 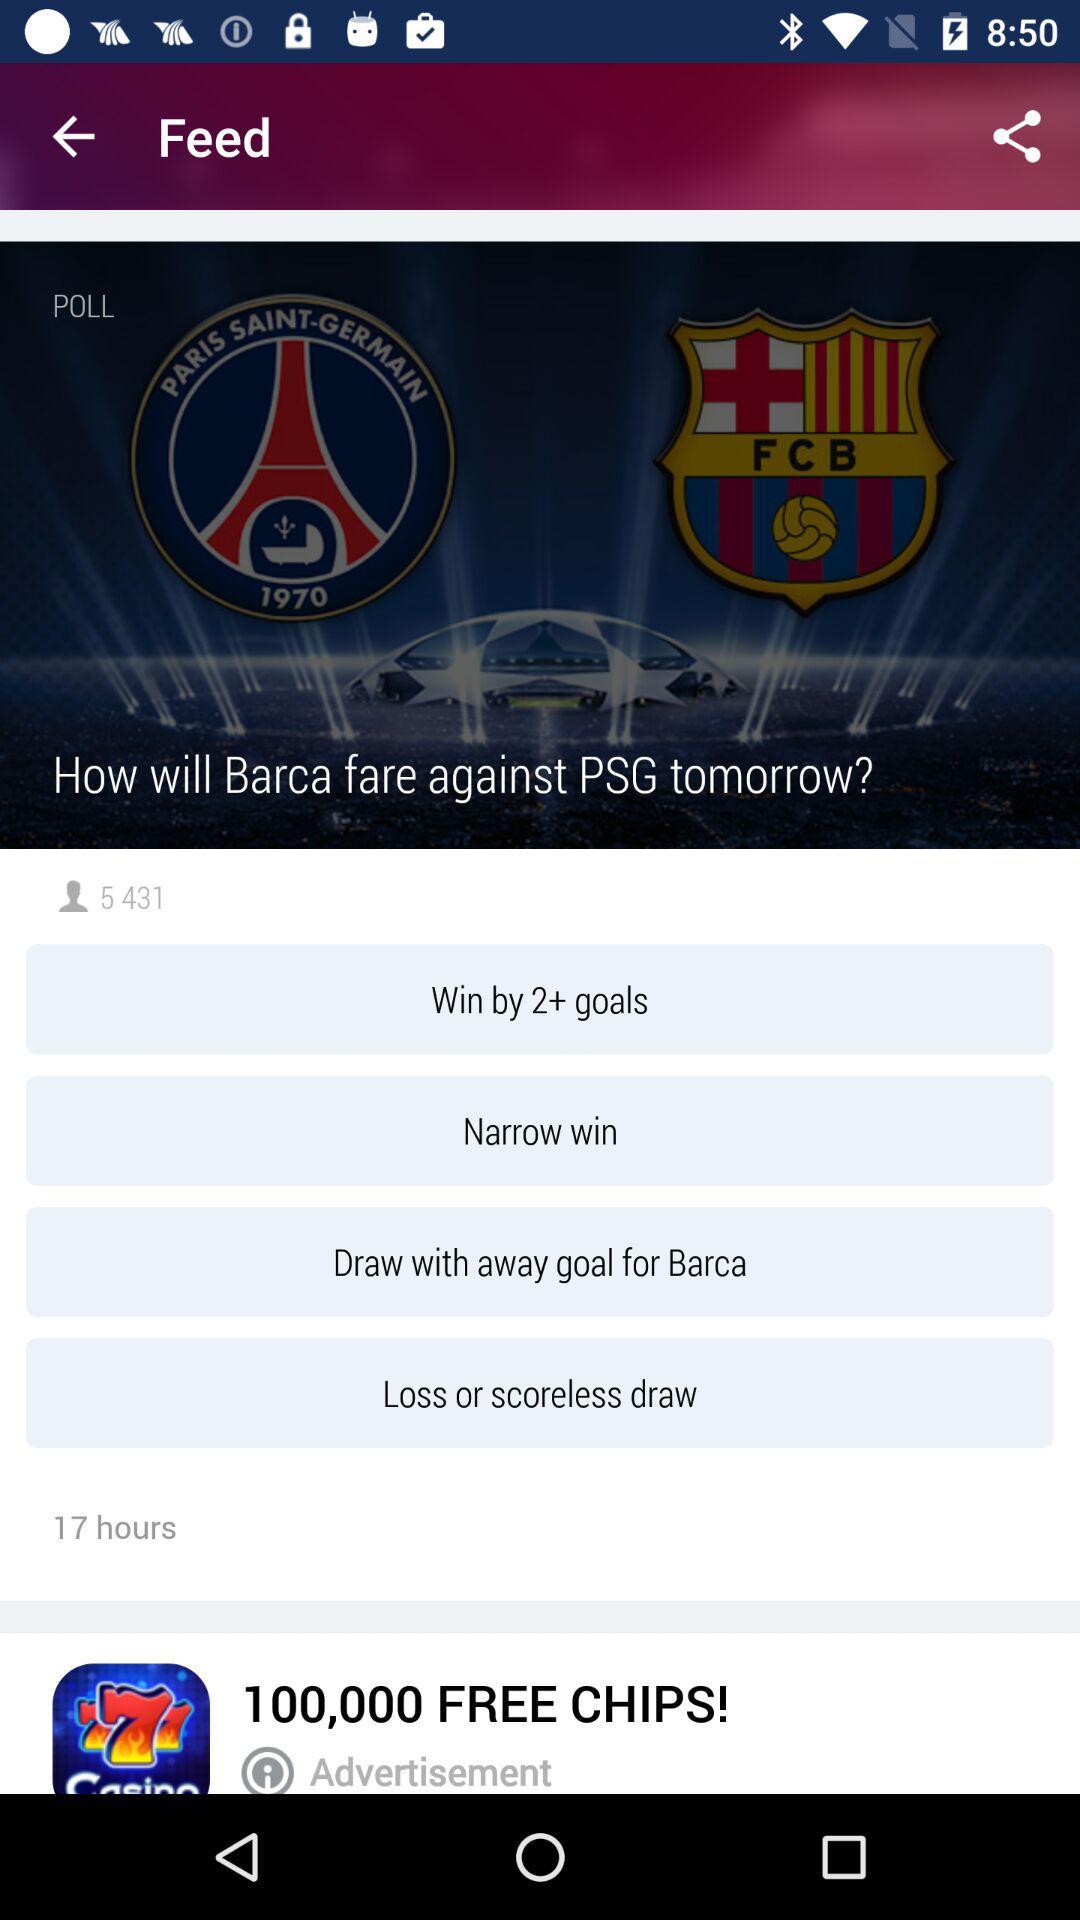 What do you see at coordinates (131, 1727) in the screenshot?
I see `follow the advertisement link` at bounding box center [131, 1727].